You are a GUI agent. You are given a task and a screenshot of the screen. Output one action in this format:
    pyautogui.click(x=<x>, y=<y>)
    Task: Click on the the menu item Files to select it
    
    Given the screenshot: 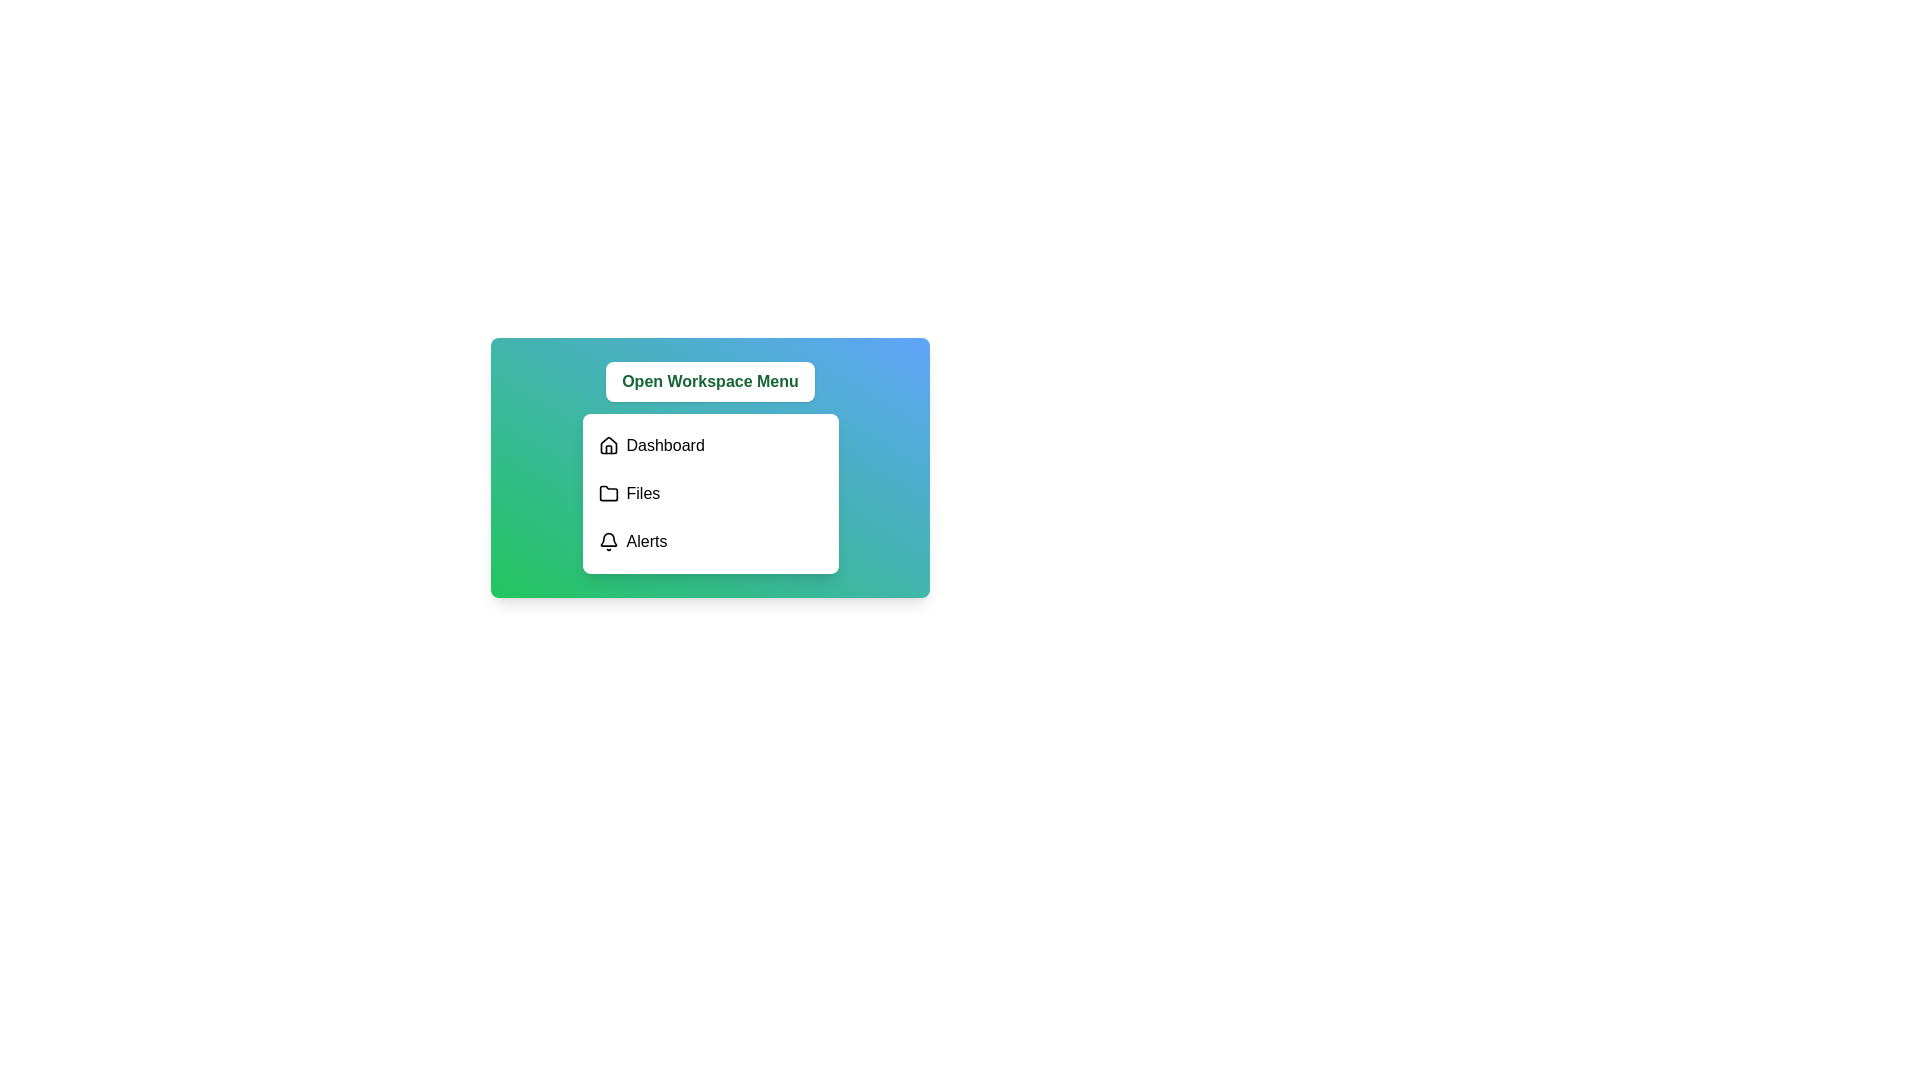 What is the action you would take?
    pyautogui.click(x=710, y=493)
    